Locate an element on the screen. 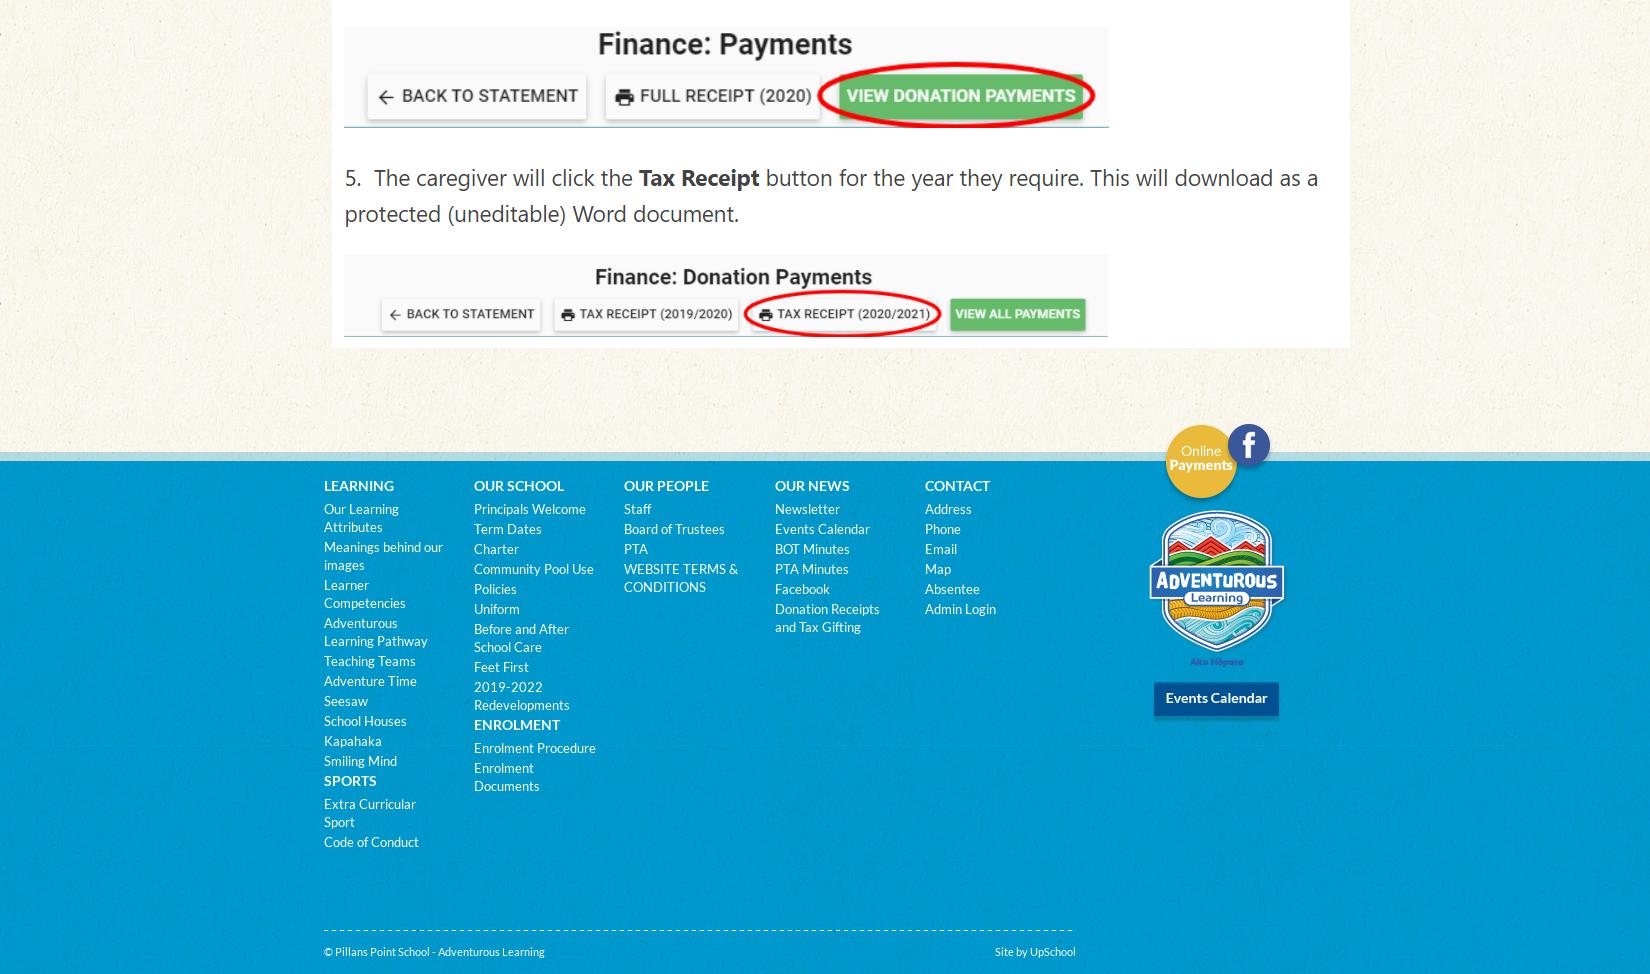 The width and height of the screenshot is (1650, 974). 'PTA Minutes' is located at coordinates (809, 568).